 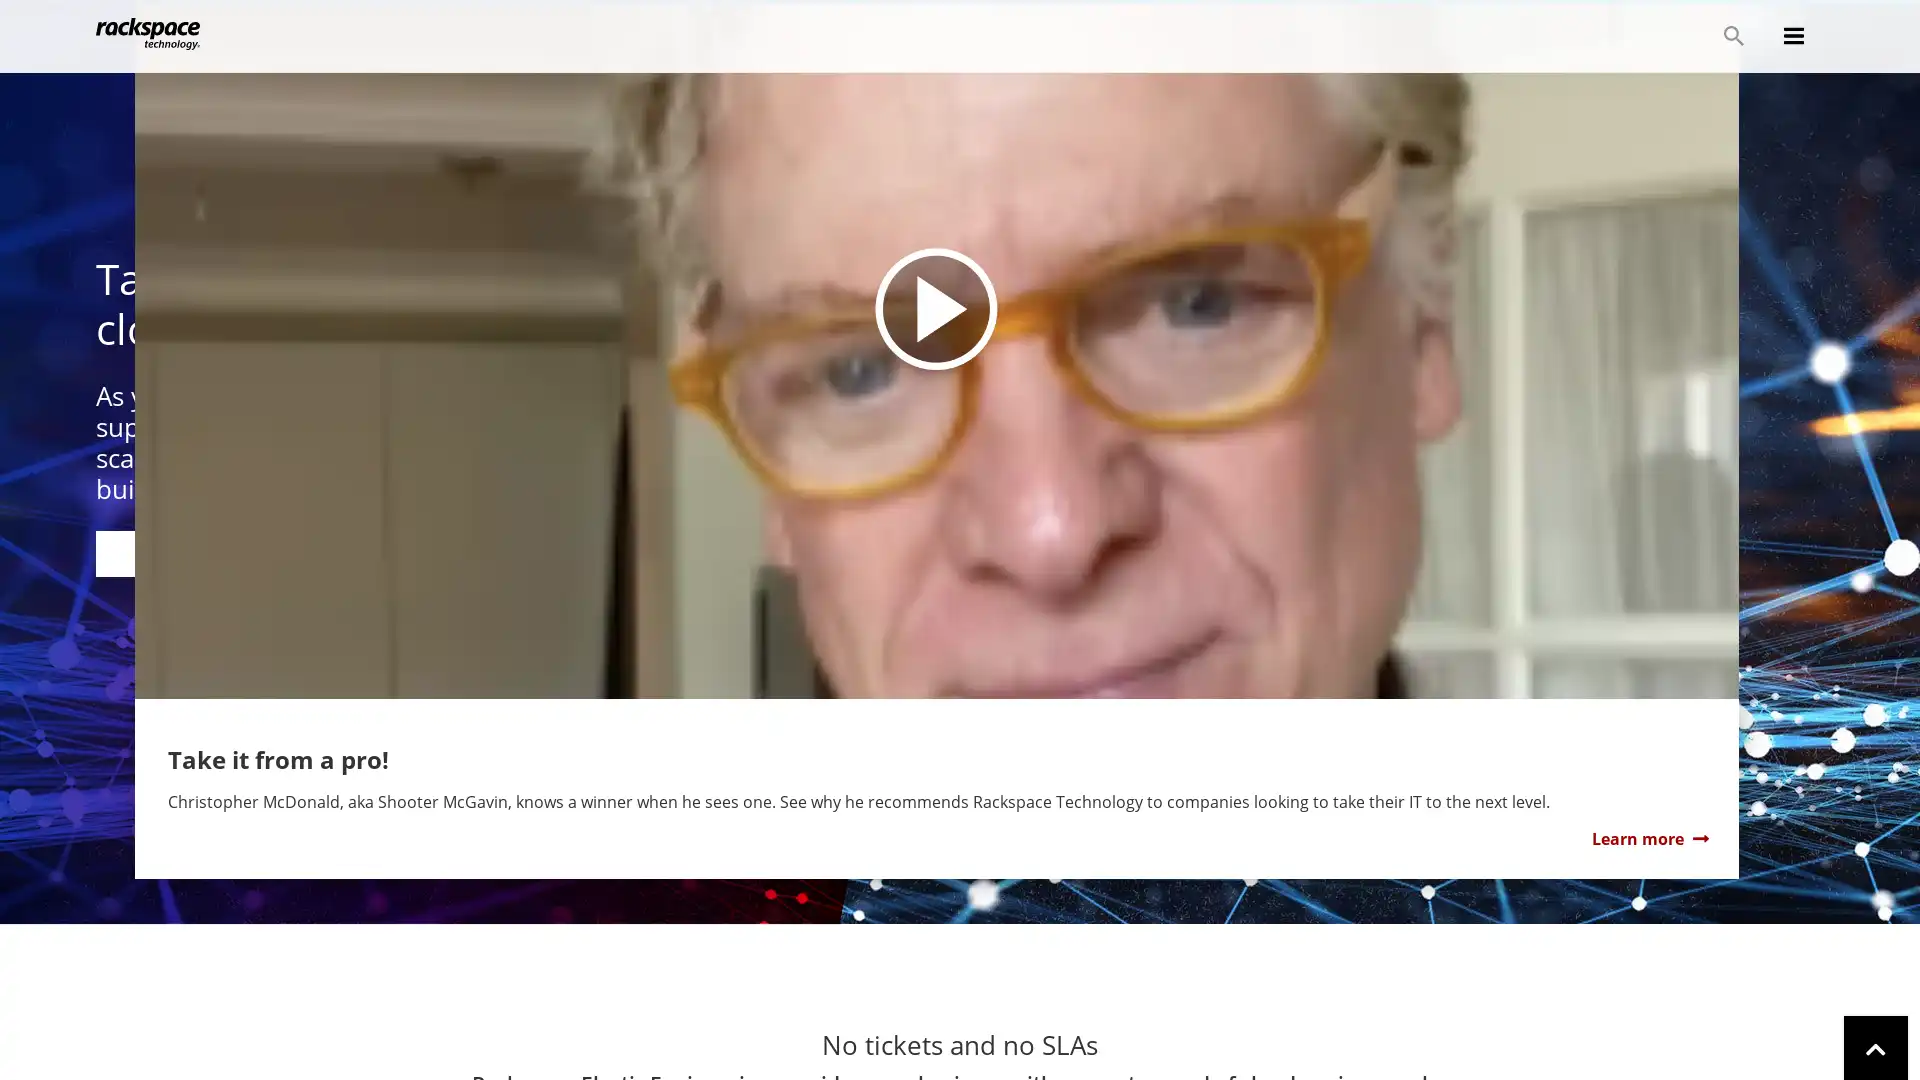 What do you see at coordinates (1399, 1036) in the screenshot?
I see `Do Not Sell My Personal Information` at bounding box center [1399, 1036].